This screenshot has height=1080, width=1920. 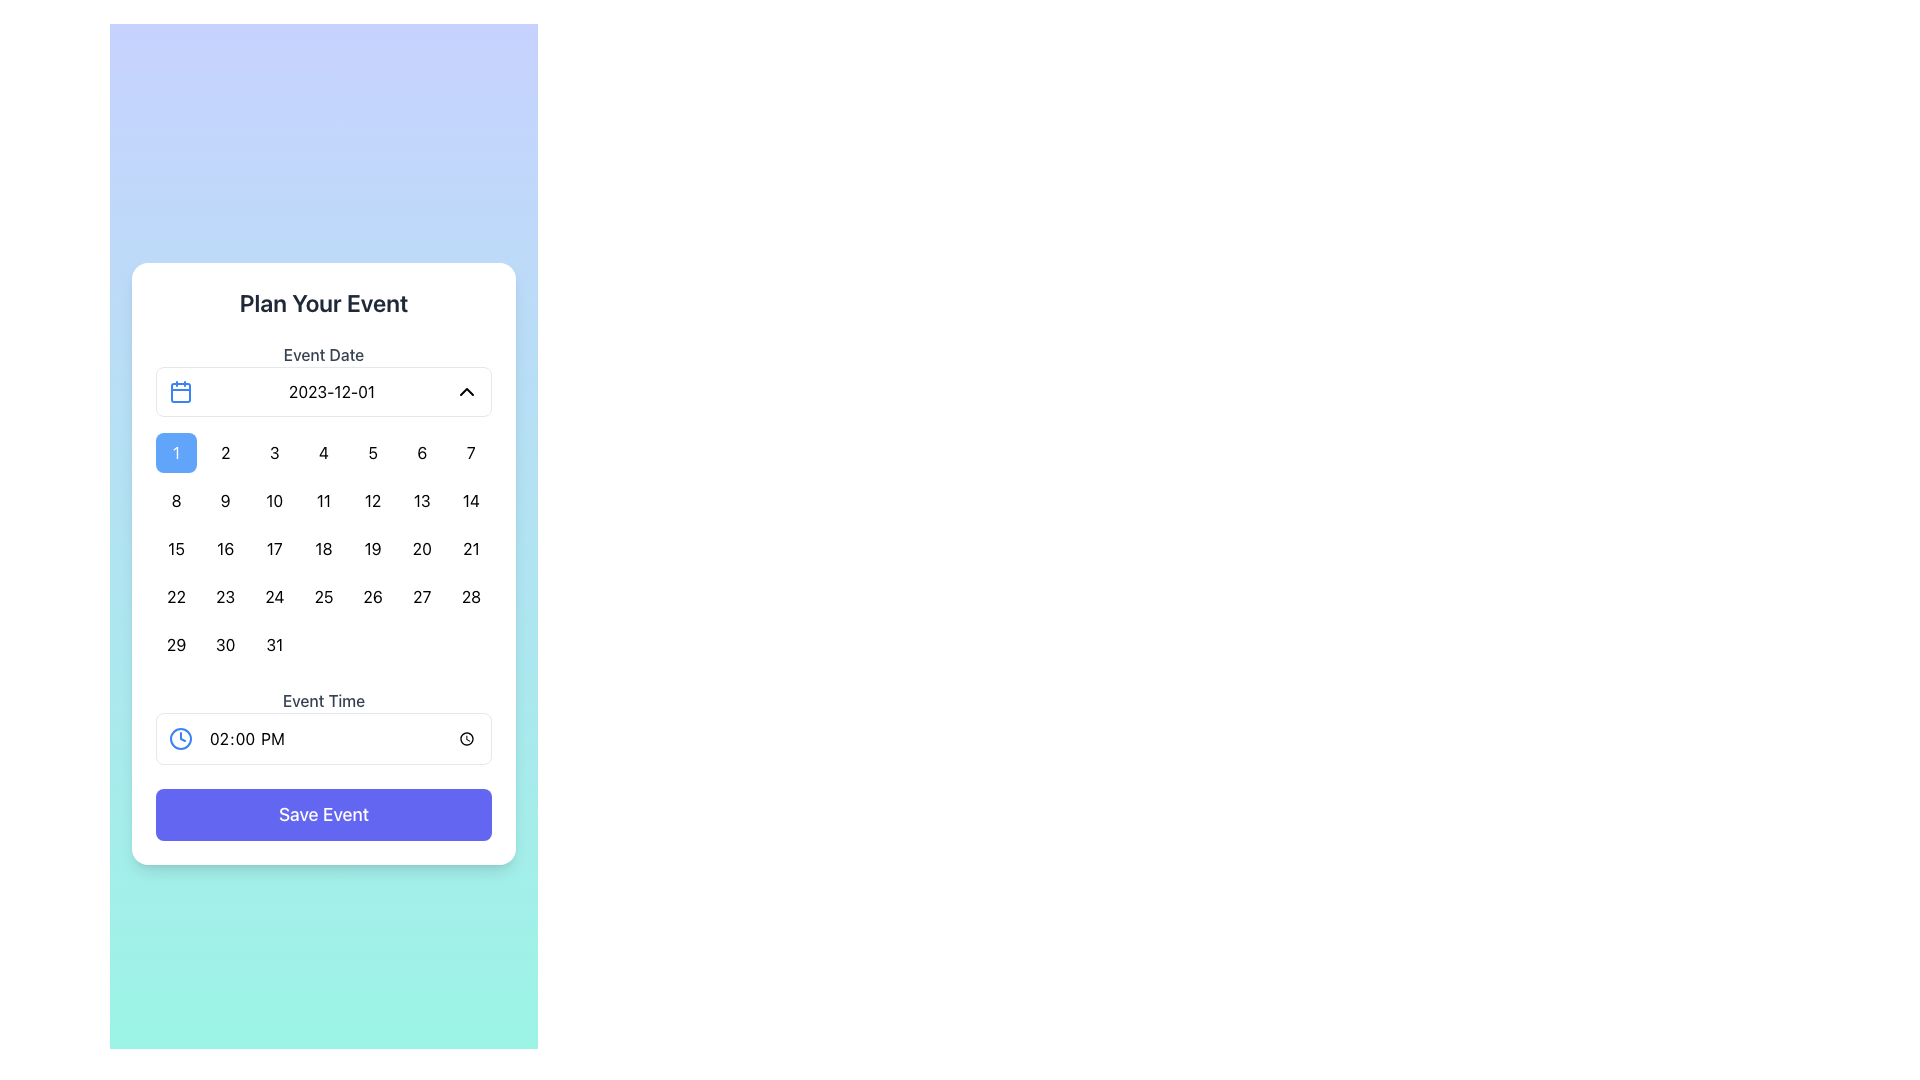 I want to click on the date '27' button in the calendar interface, so click(x=421, y=596).